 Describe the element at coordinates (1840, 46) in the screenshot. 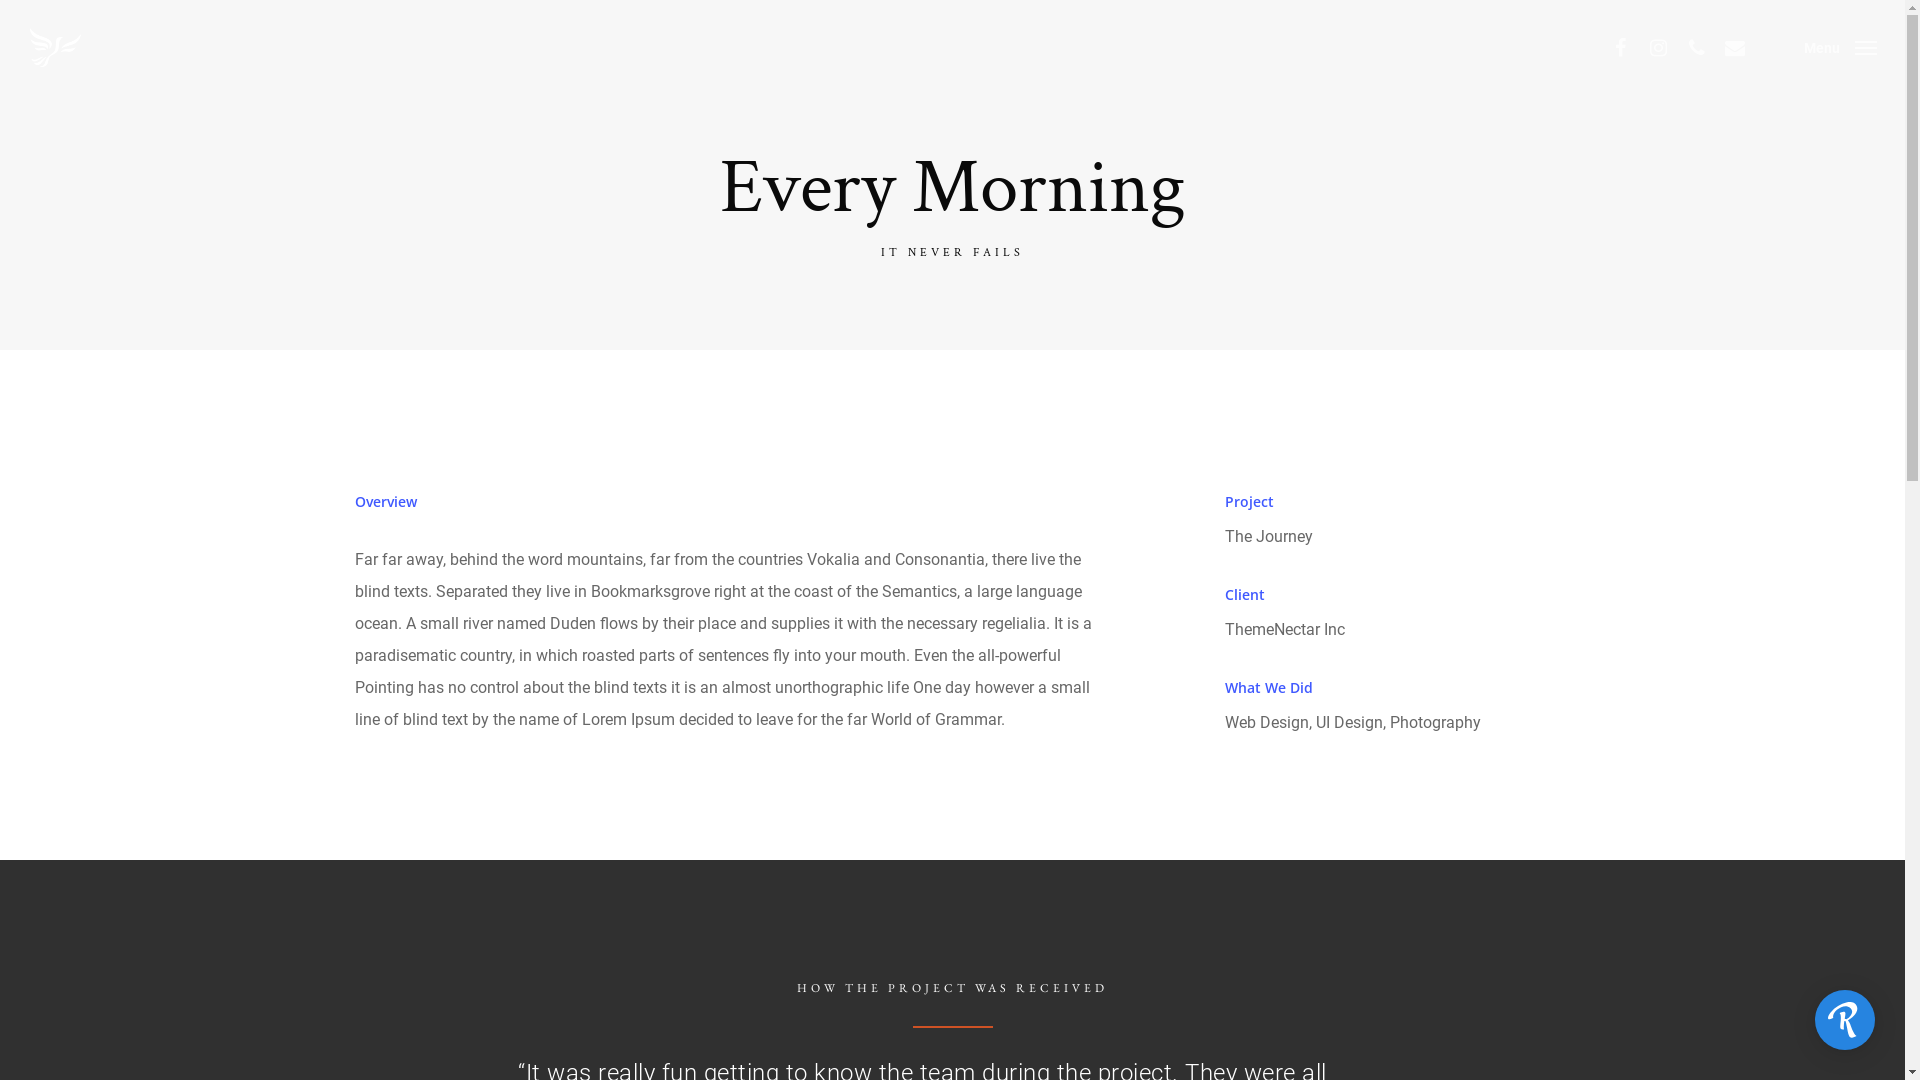

I see `'Menu'` at that location.